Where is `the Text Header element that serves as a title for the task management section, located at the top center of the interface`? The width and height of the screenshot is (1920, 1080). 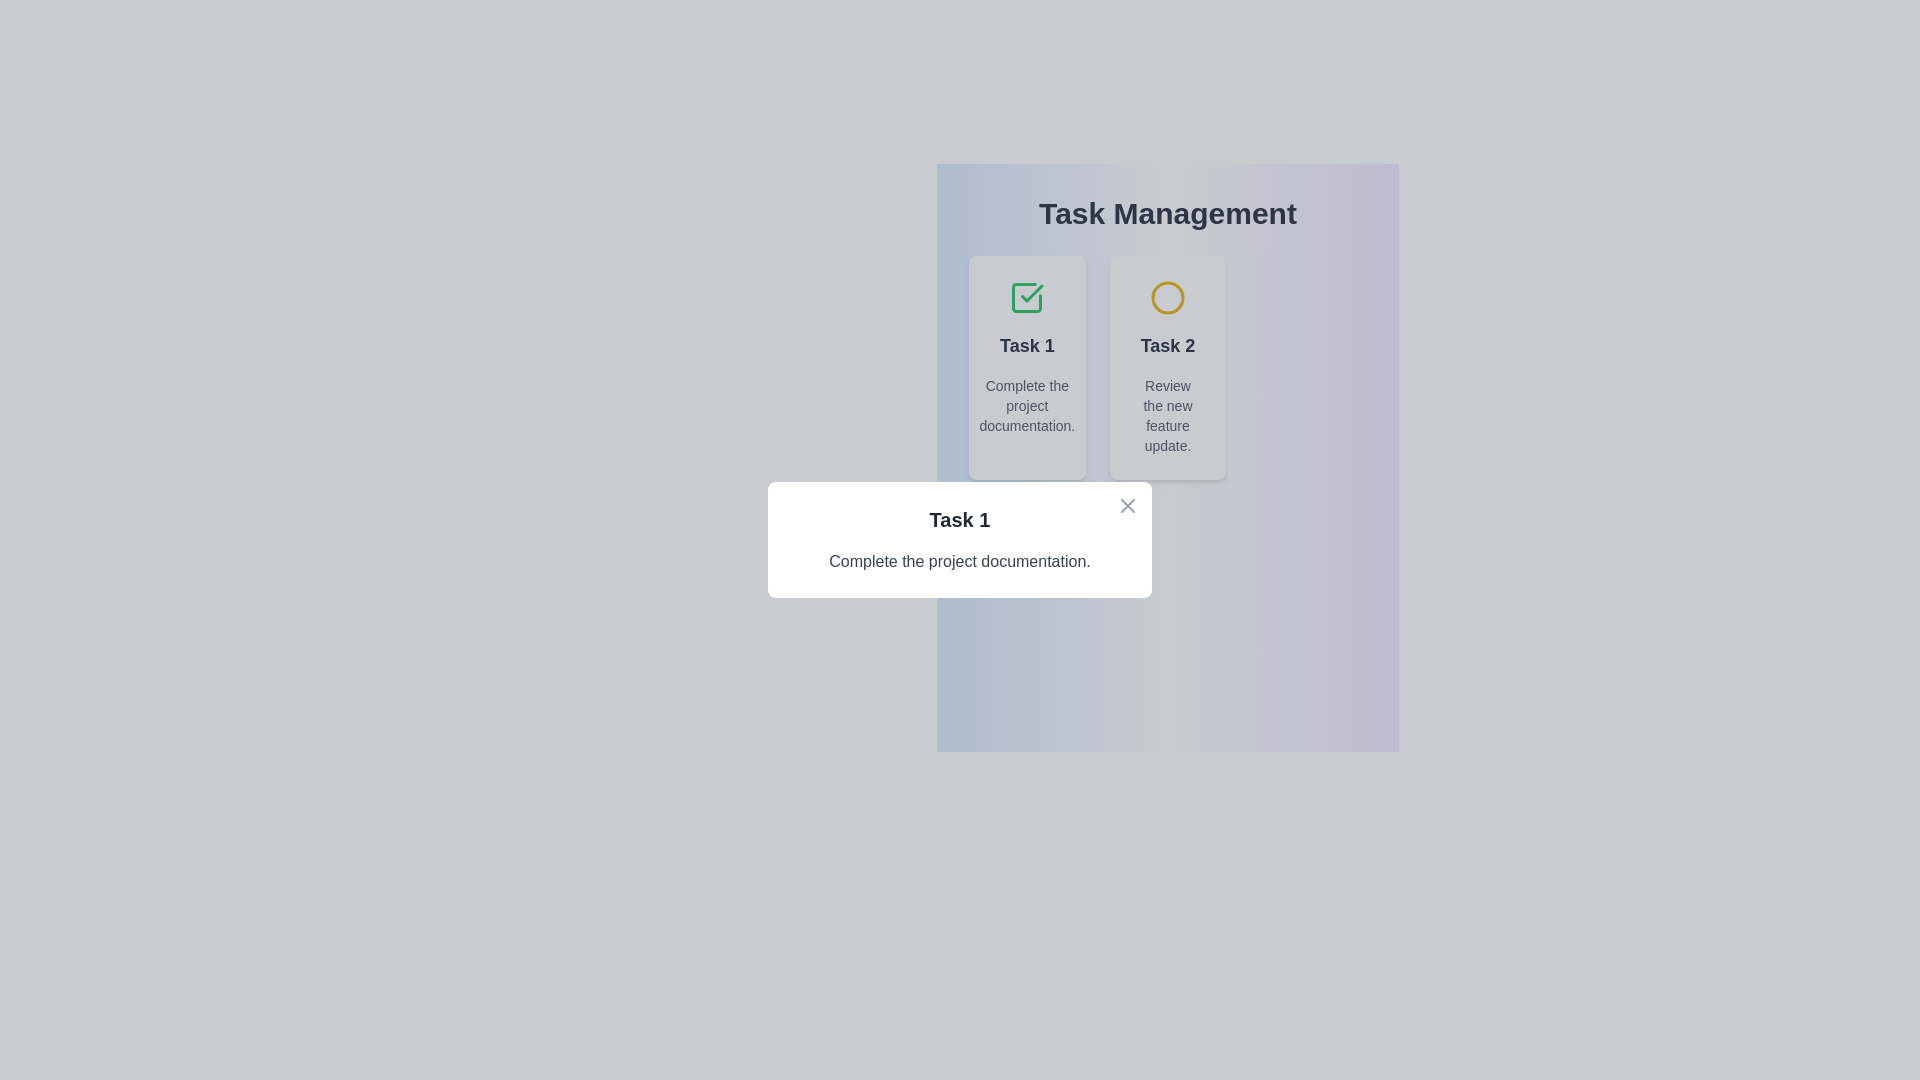
the Text Header element that serves as a title for the task management section, located at the top center of the interface is located at coordinates (1167, 213).